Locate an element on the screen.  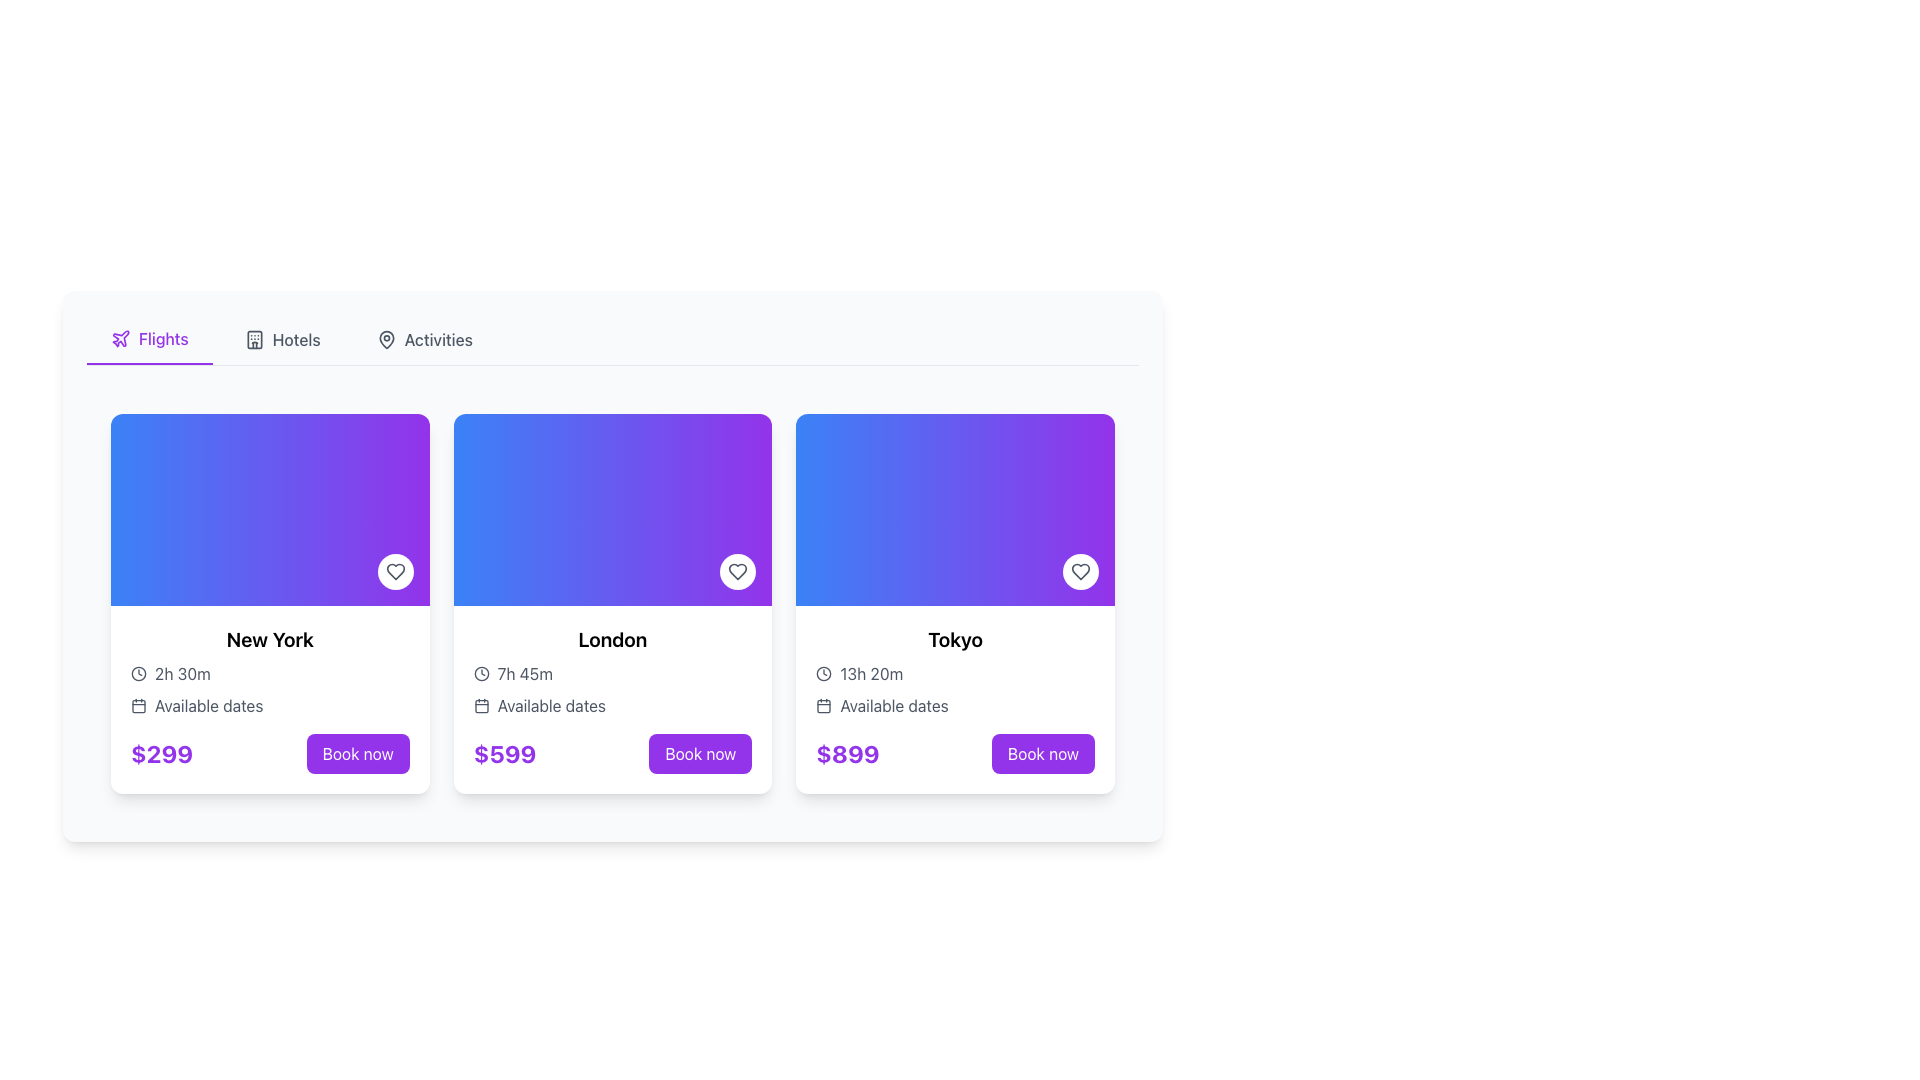
the text label reading 'Available dates' which is styled in gray and positioned below the duration text and to the right of a calendar icon on the Tokyo card is located at coordinates (893, 704).